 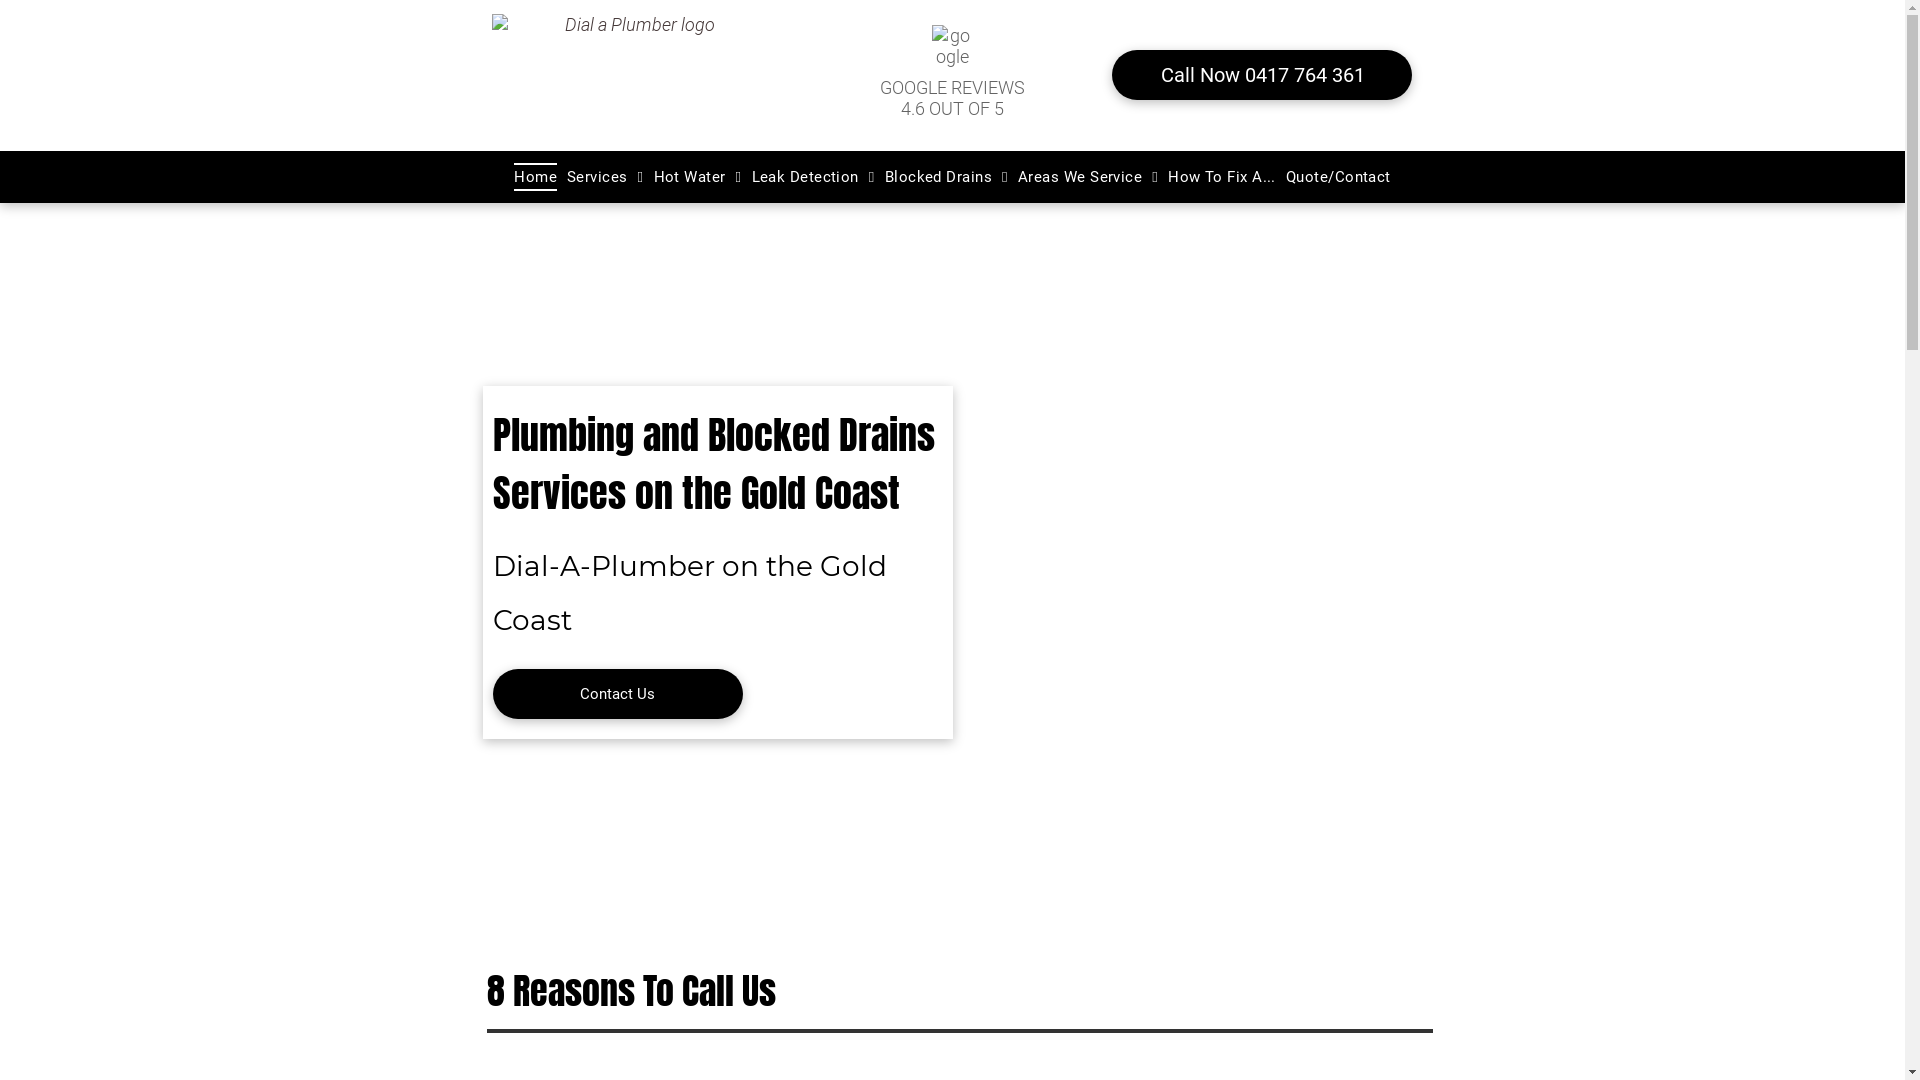 I want to click on 'Hot Water', so click(x=697, y=176).